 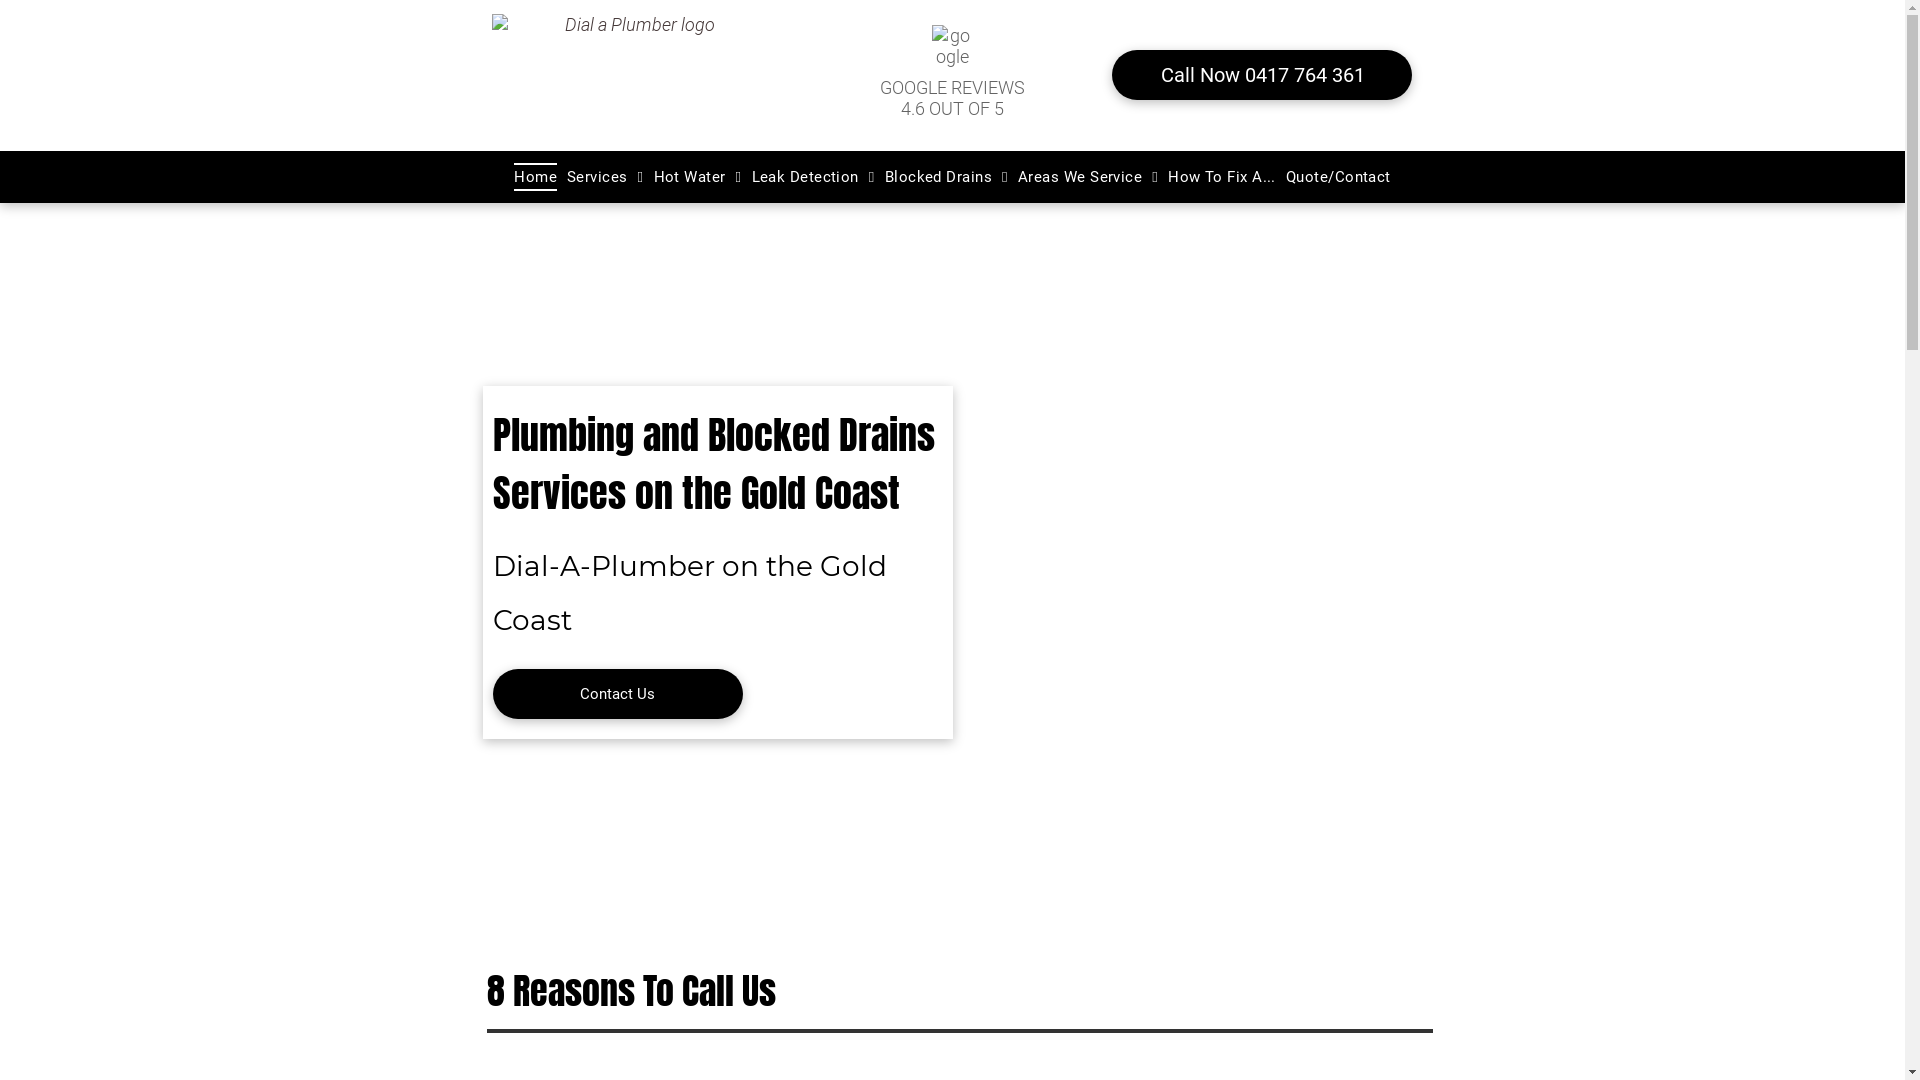 I want to click on 'Hot Water', so click(x=697, y=176).